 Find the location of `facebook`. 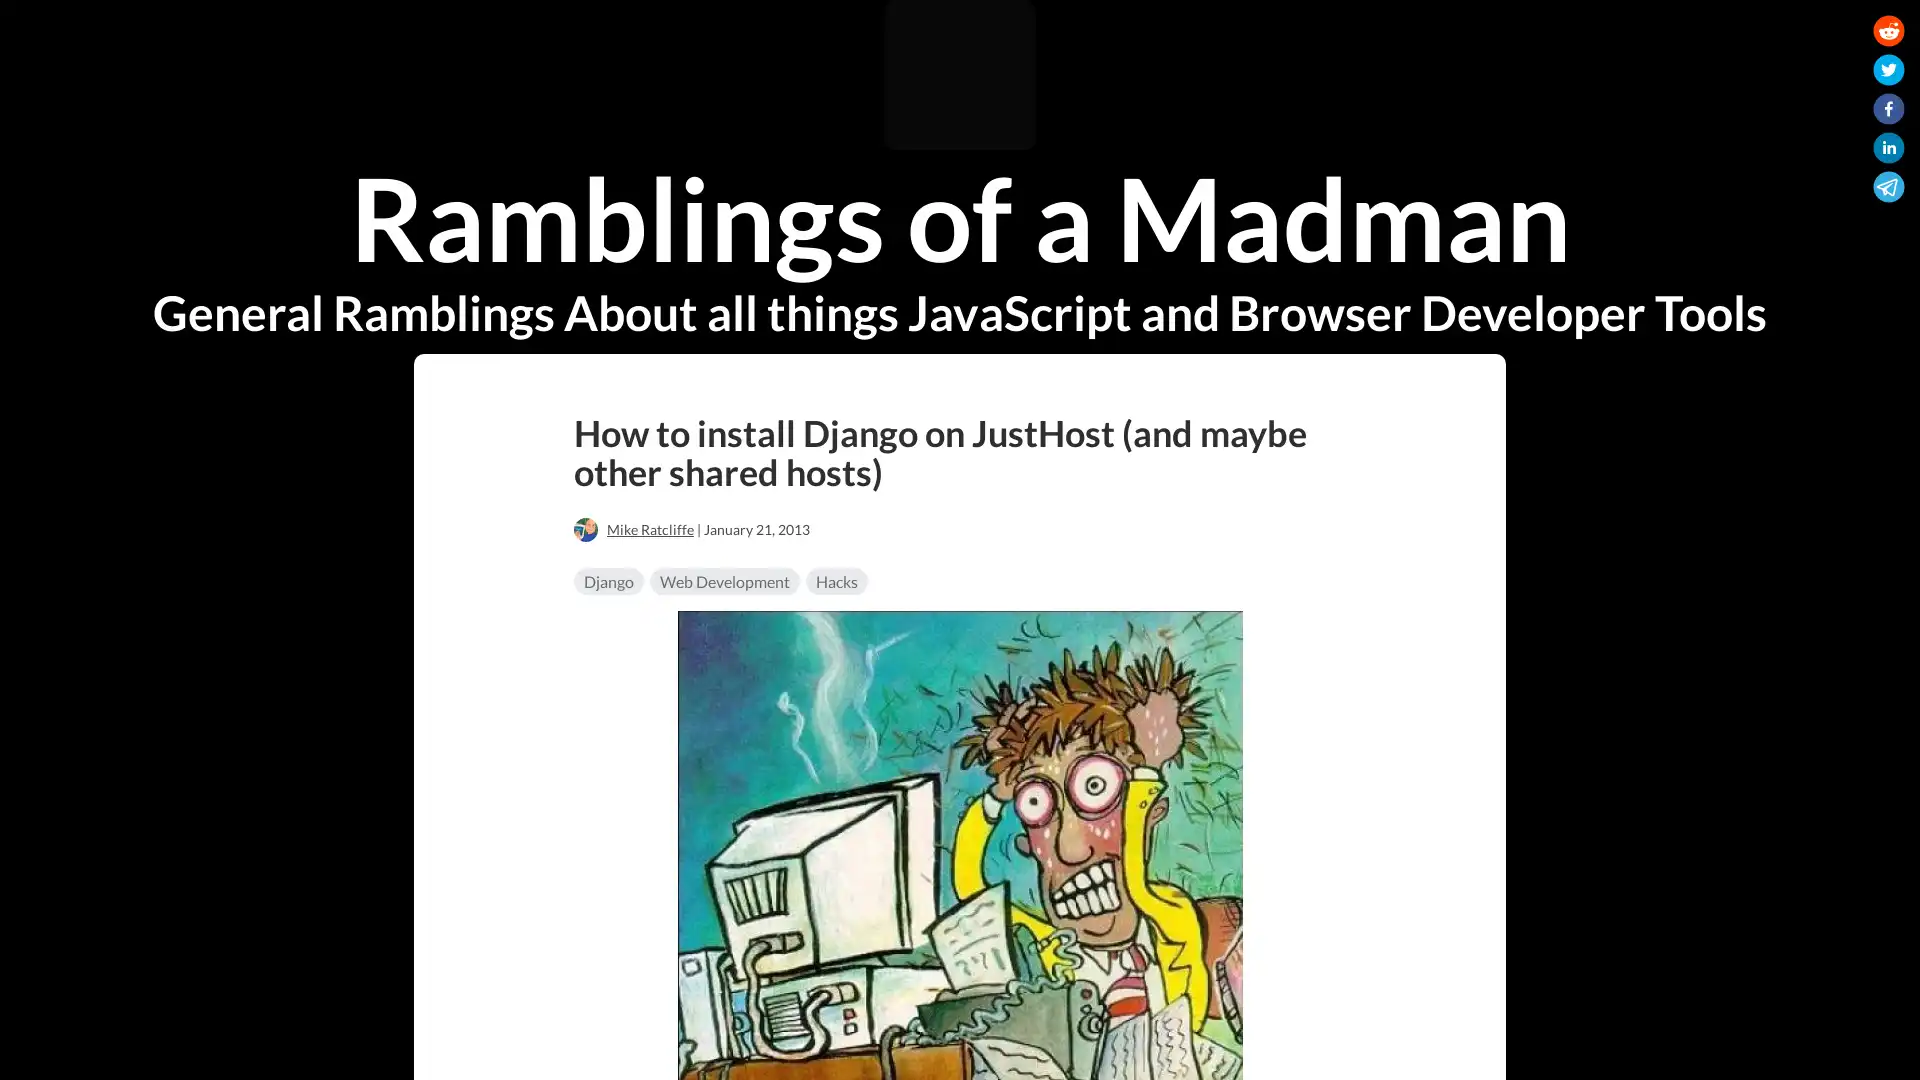

facebook is located at coordinates (1888, 112).